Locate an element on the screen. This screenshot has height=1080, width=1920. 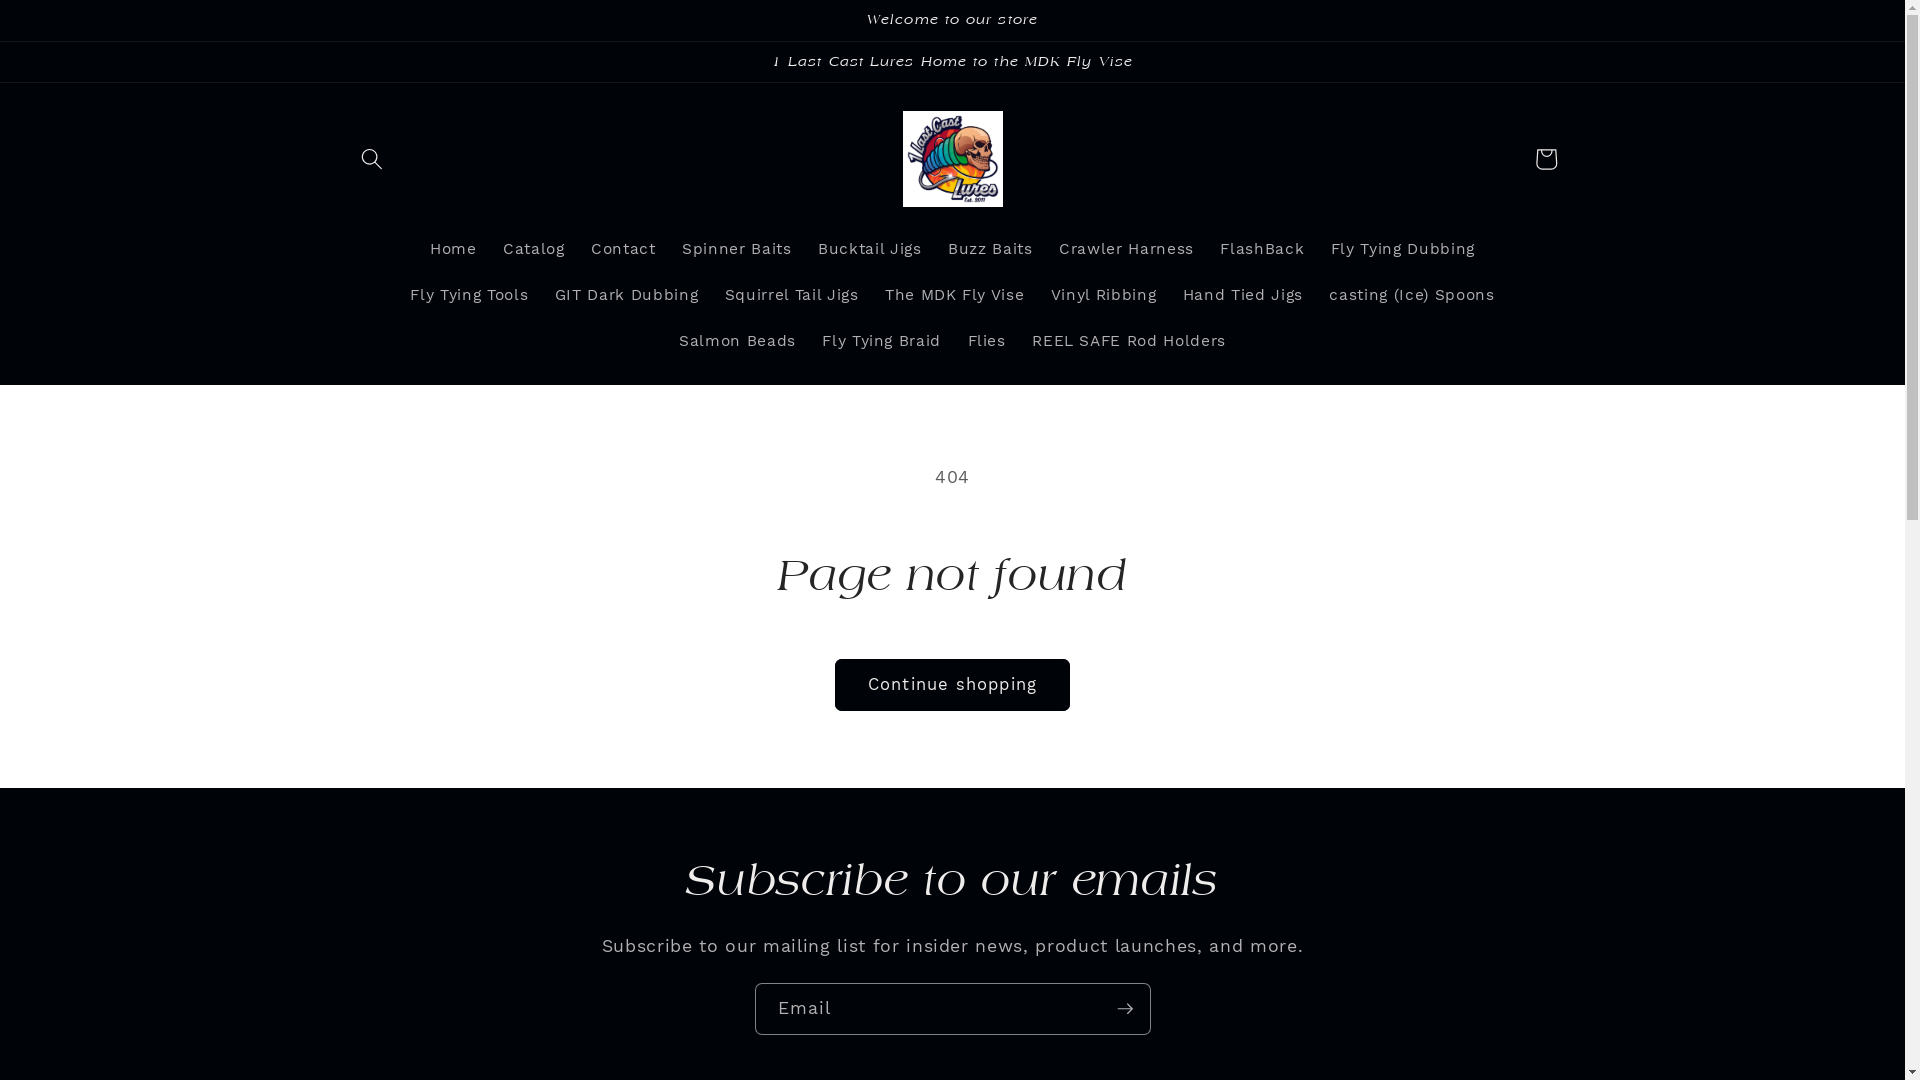
'The MDK Fly Vise' is located at coordinates (954, 296).